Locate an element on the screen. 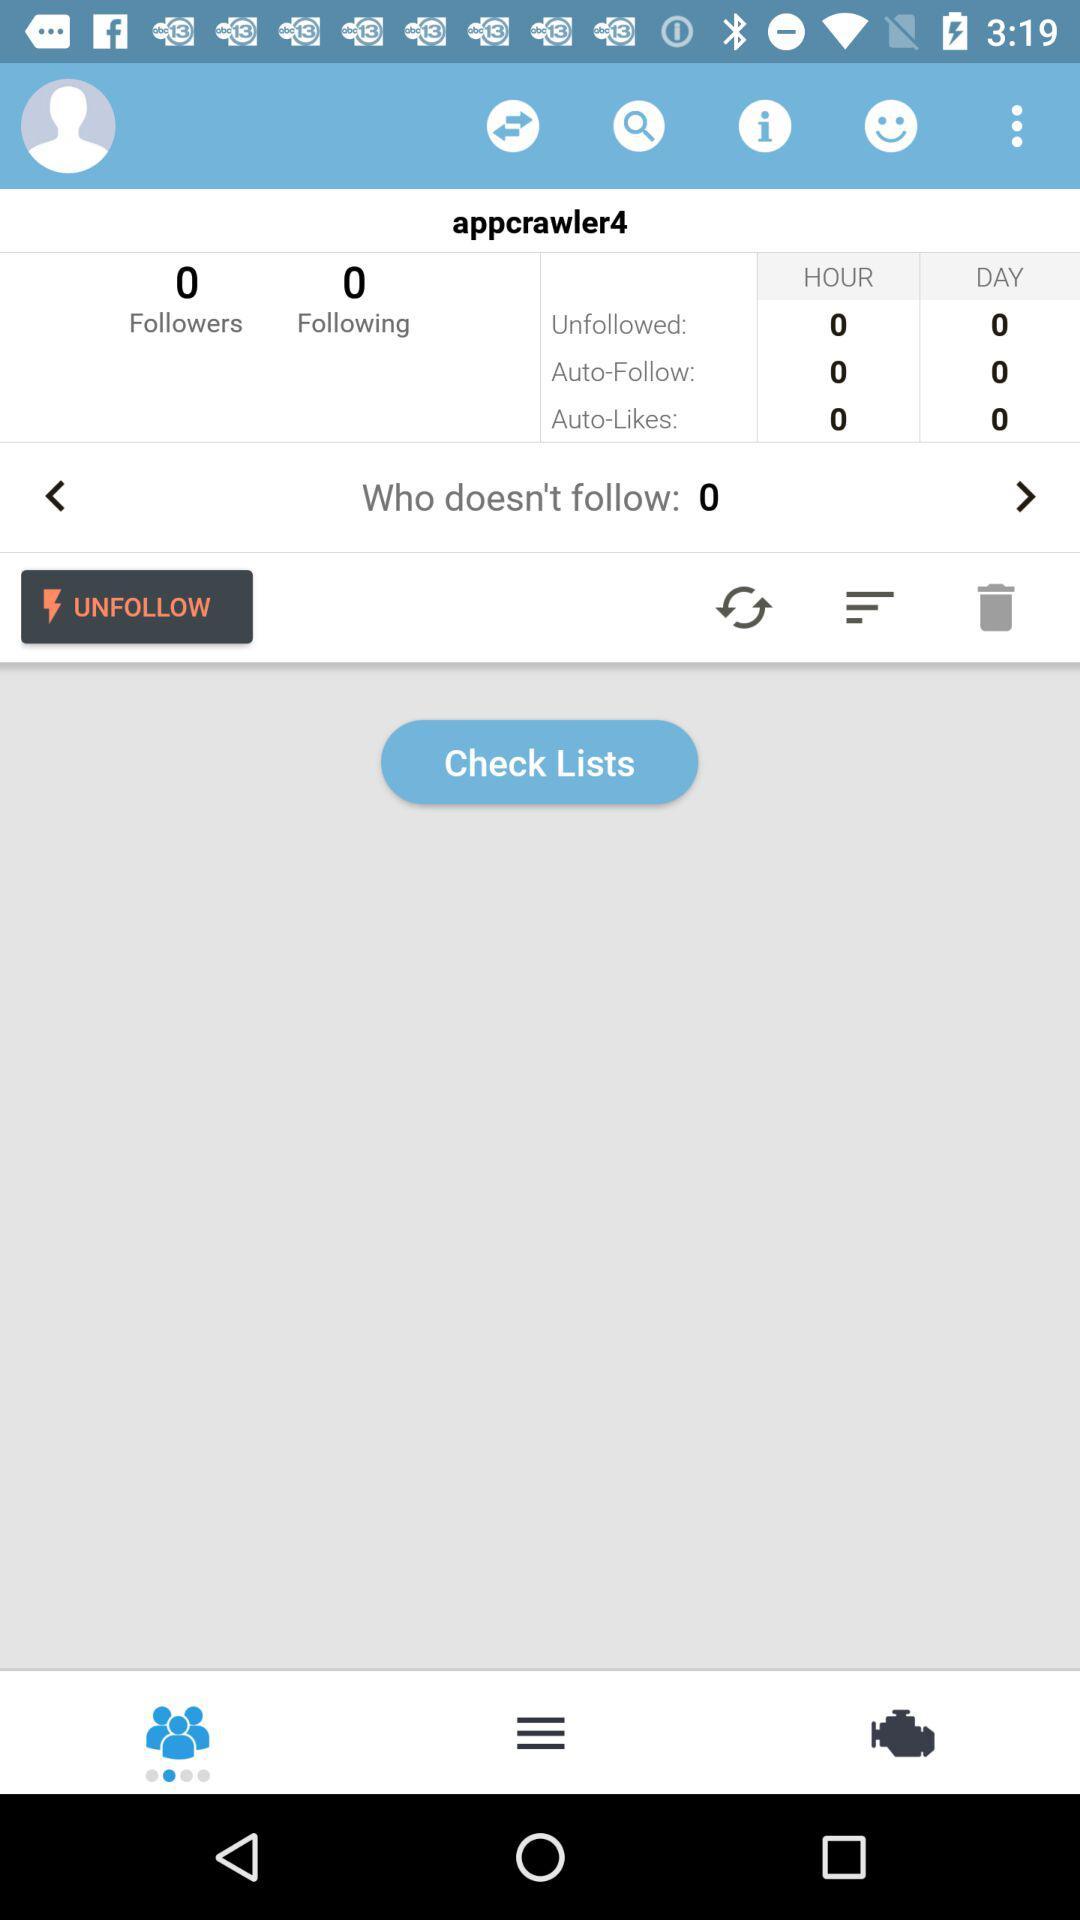 This screenshot has width=1080, height=1920. open drop down menu is located at coordinates (1017, 124).